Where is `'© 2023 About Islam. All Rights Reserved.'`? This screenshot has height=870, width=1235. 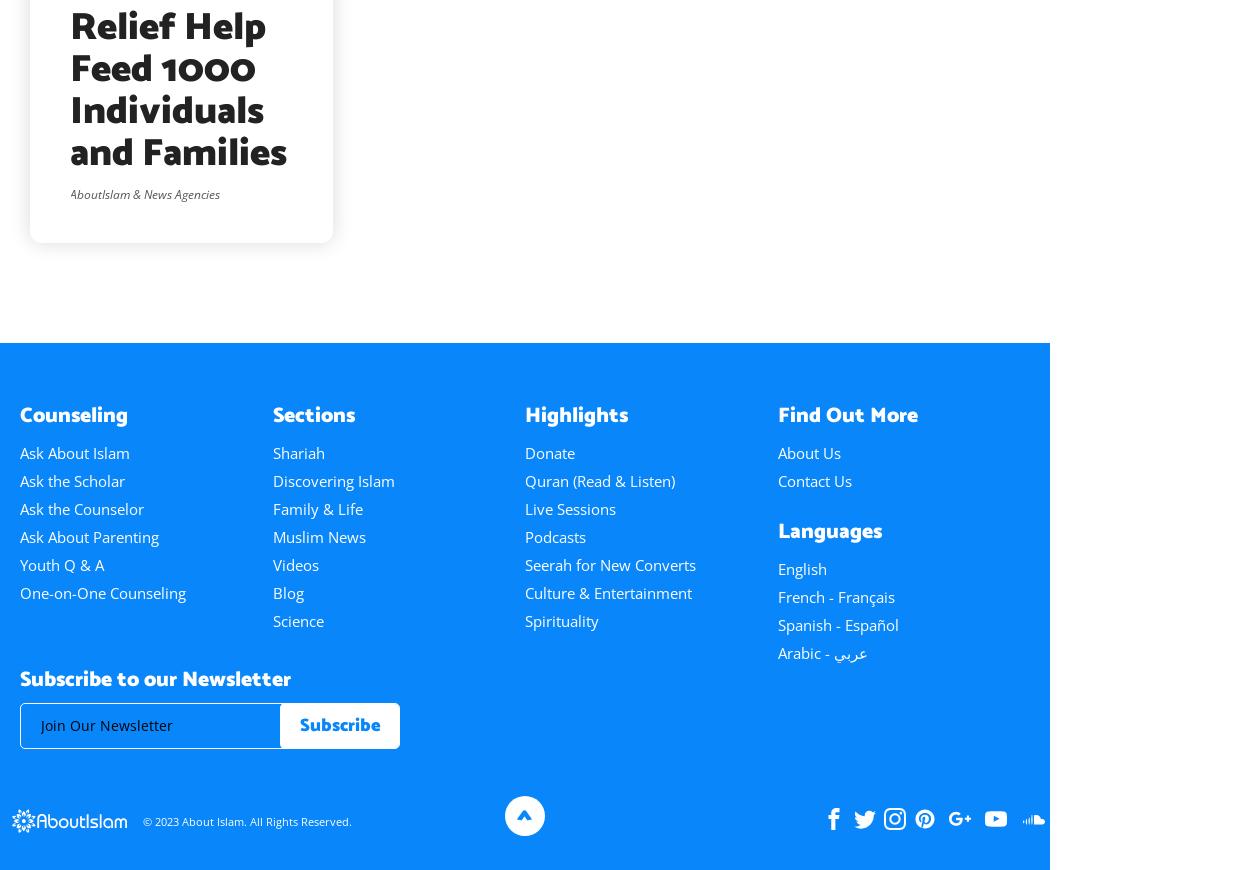 '© 2023 About Islam. All Rights Reserved.' is located at coordinates (246, 820).